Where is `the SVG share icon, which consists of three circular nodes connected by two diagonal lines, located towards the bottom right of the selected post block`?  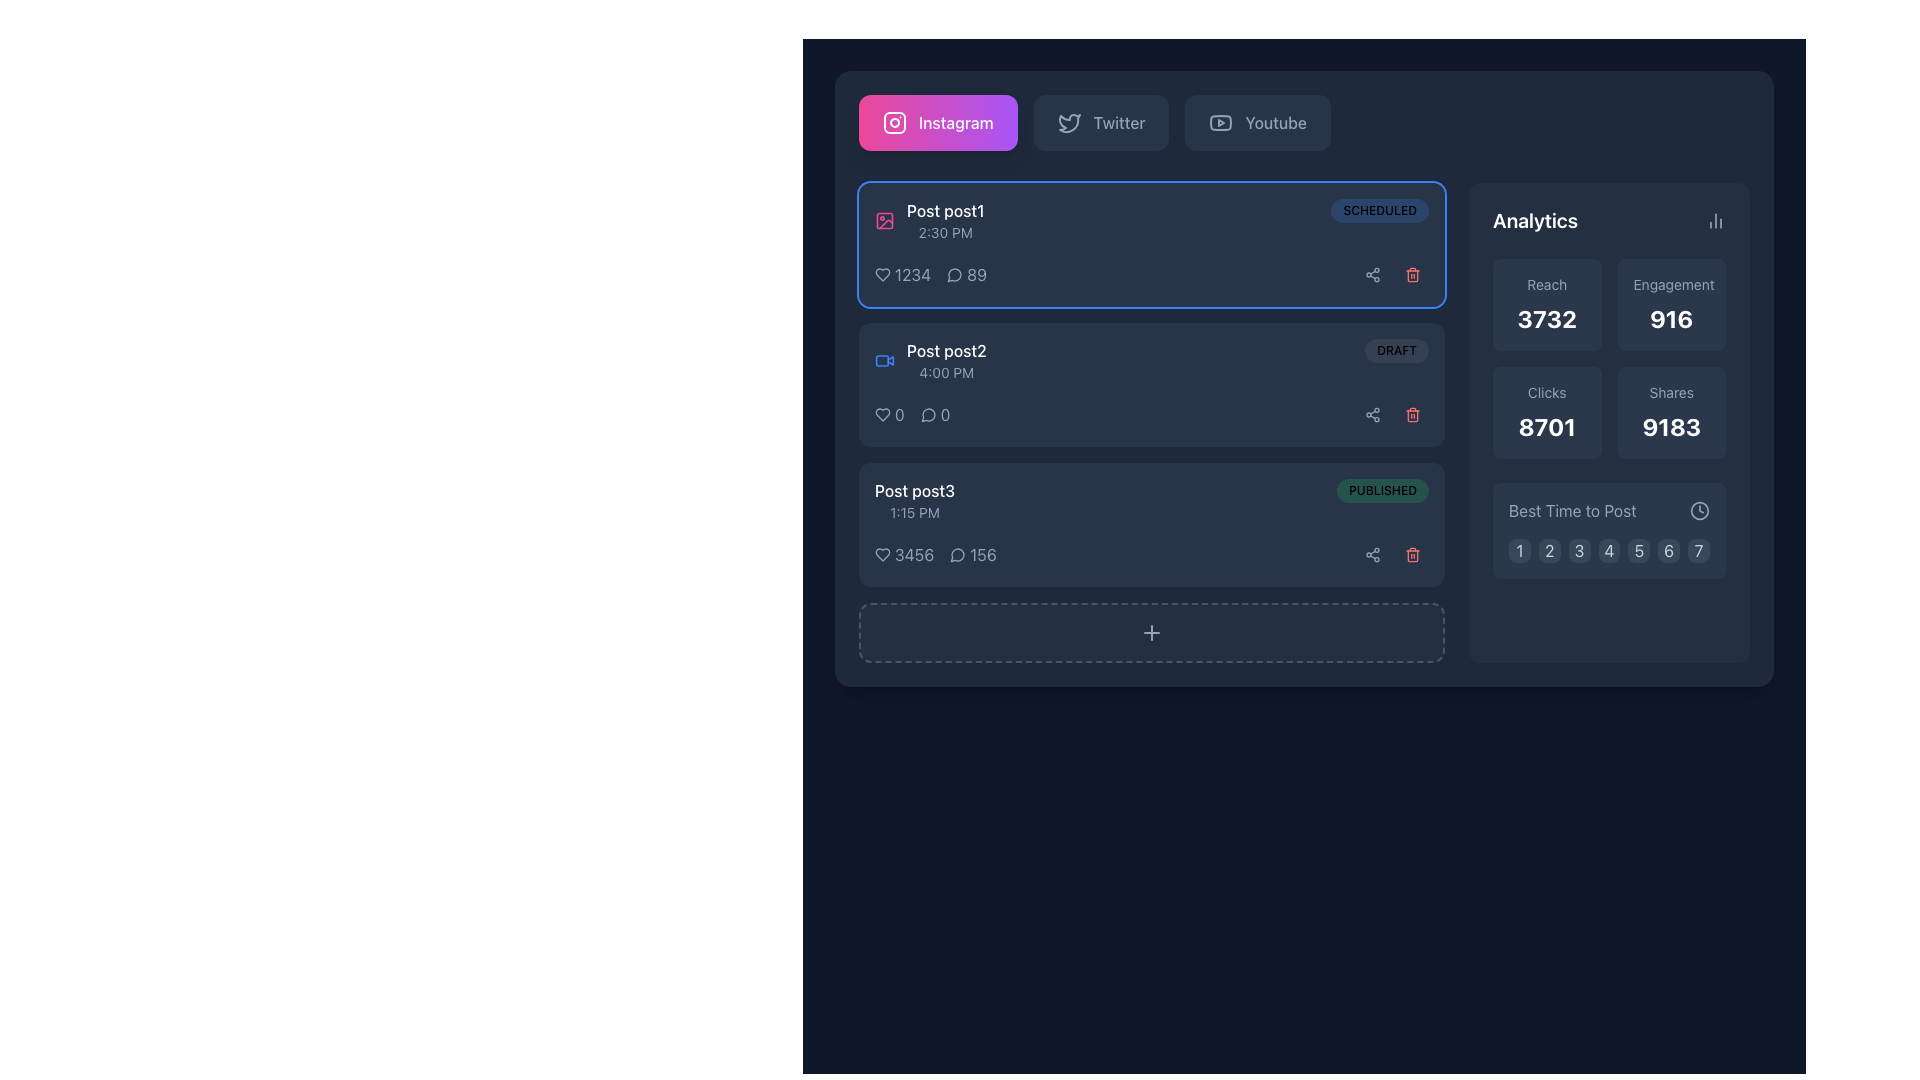 the SVG share icon, which consists of three circular nodes connected by two diagonal lines, located towards the bottom right of the selected post block is located at coordinates (1371, 555).